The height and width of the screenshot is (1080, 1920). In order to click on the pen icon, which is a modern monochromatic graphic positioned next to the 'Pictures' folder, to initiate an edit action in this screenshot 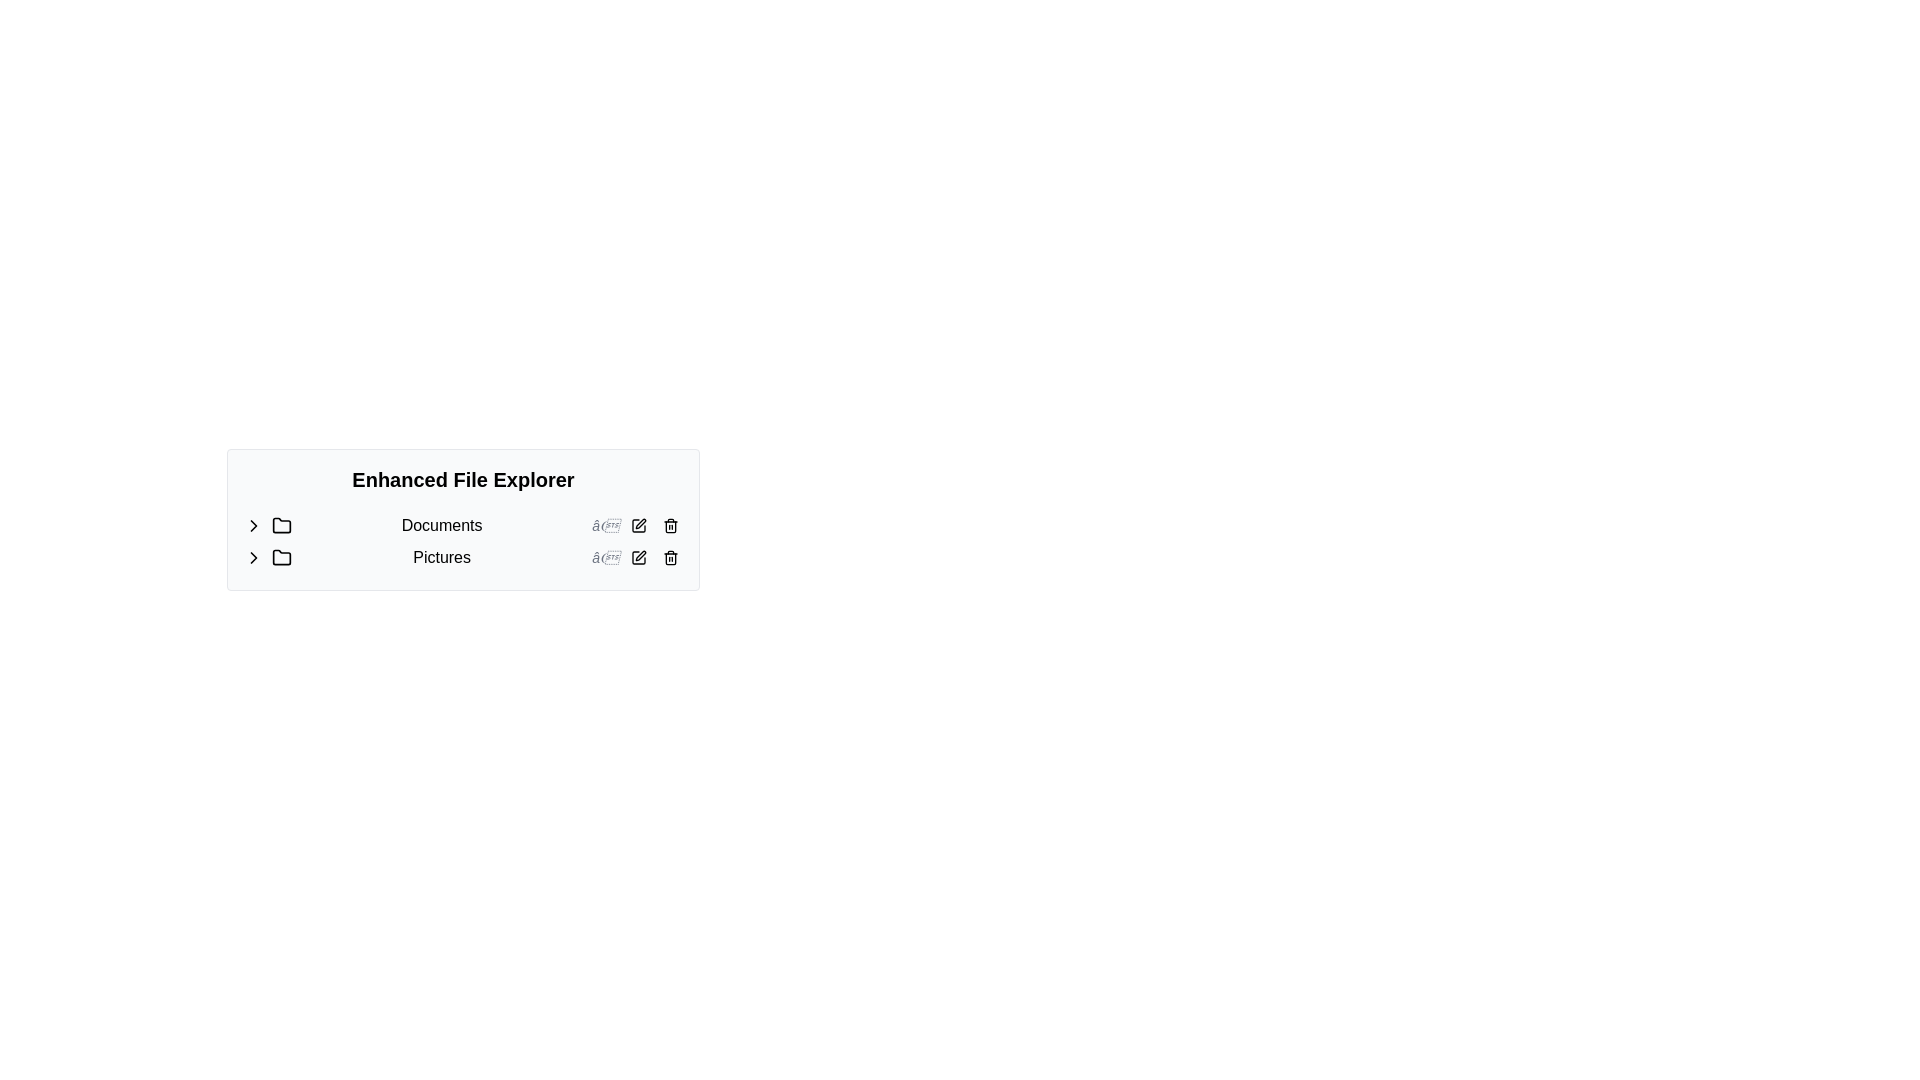, I will do `click(641, 555)`.